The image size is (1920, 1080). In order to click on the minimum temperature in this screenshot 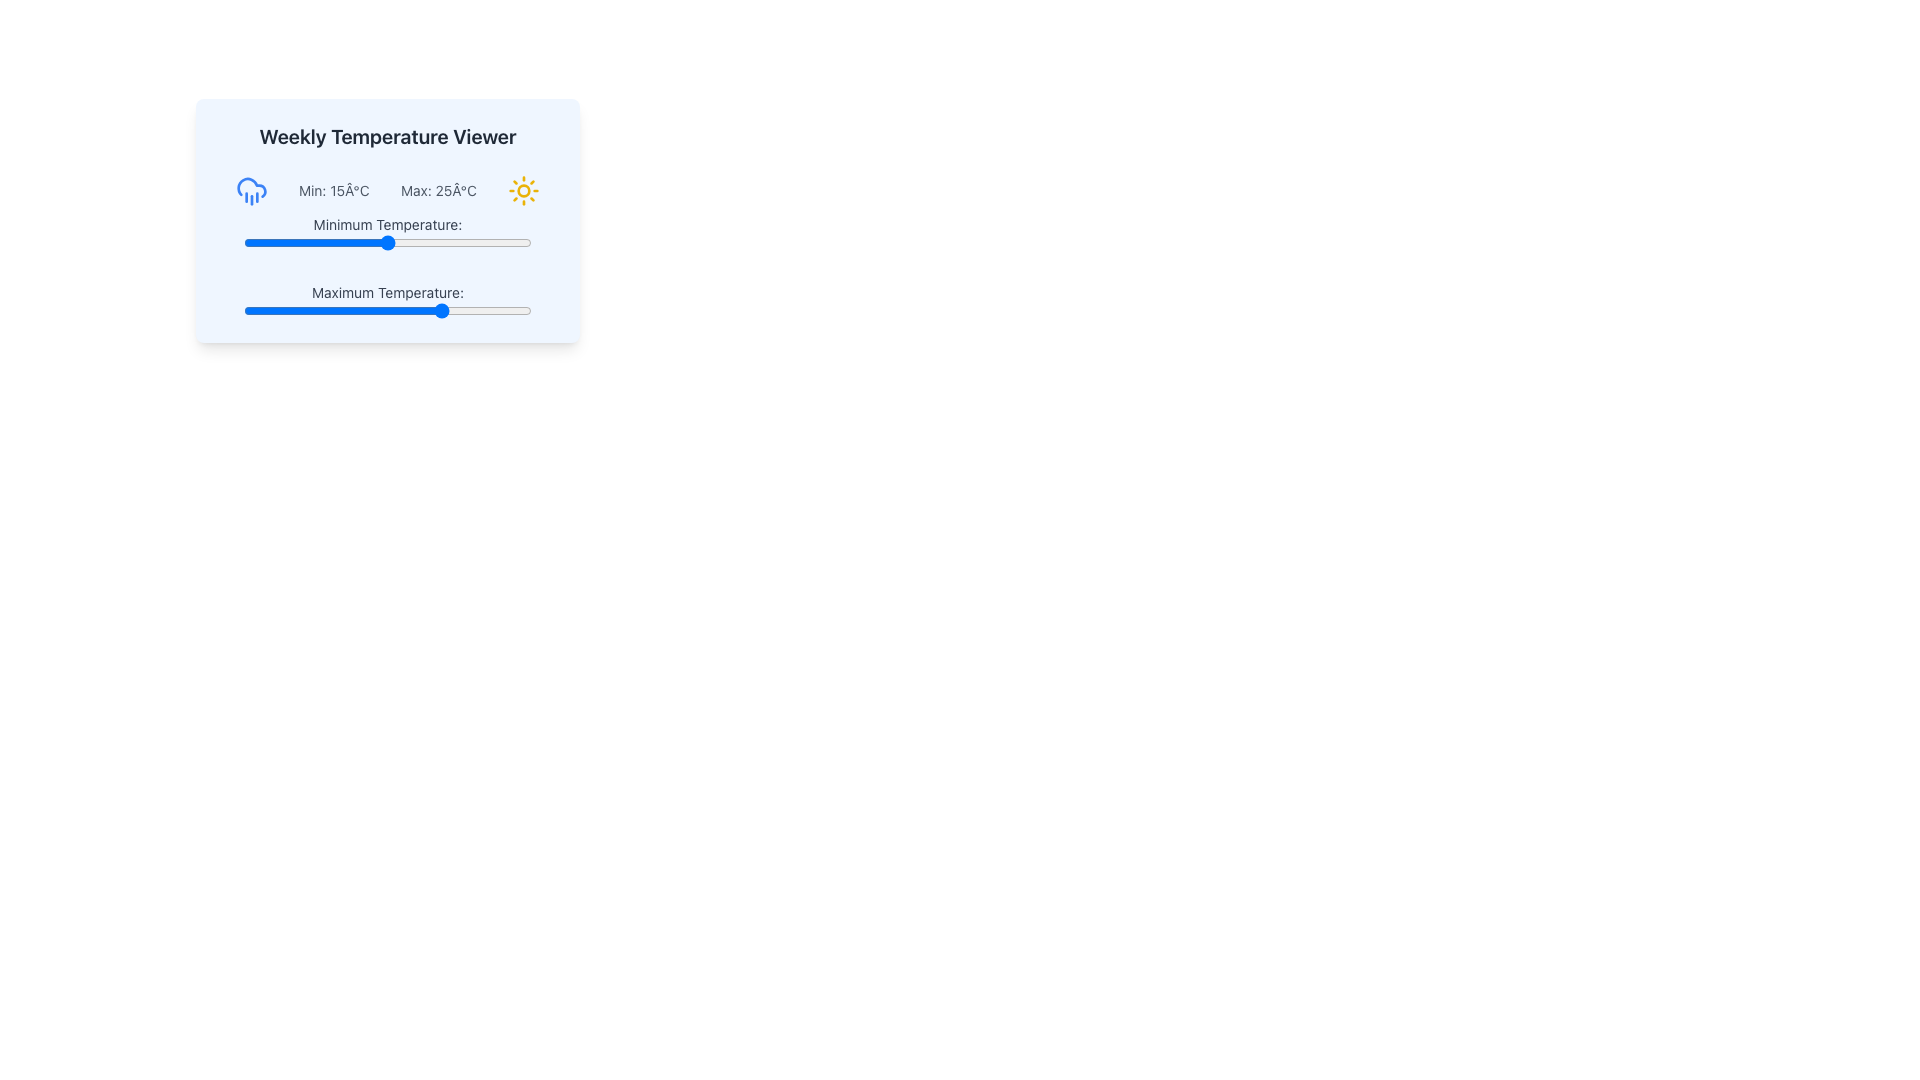, I will do `click(427, 242)`.